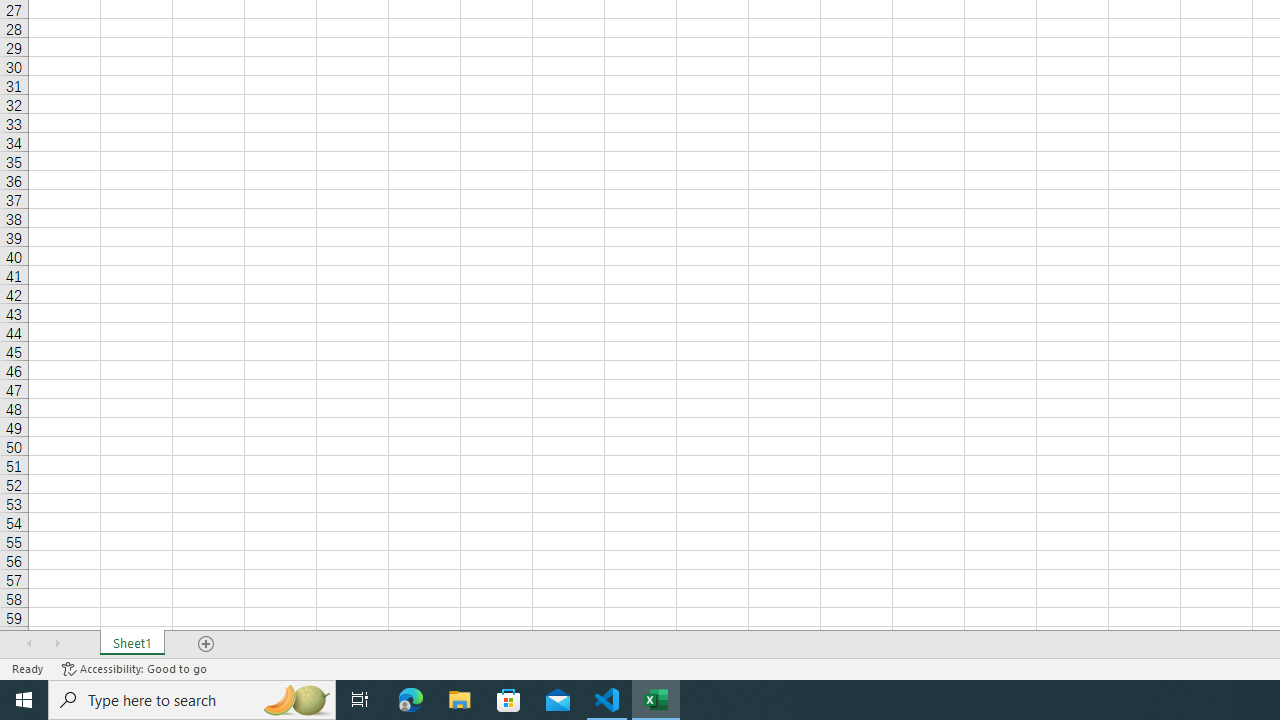  Describe the element at coordinates (133, 669) in the screenshot. I see `'Accessibility Checker Accessibility: Good to go'` at that location.